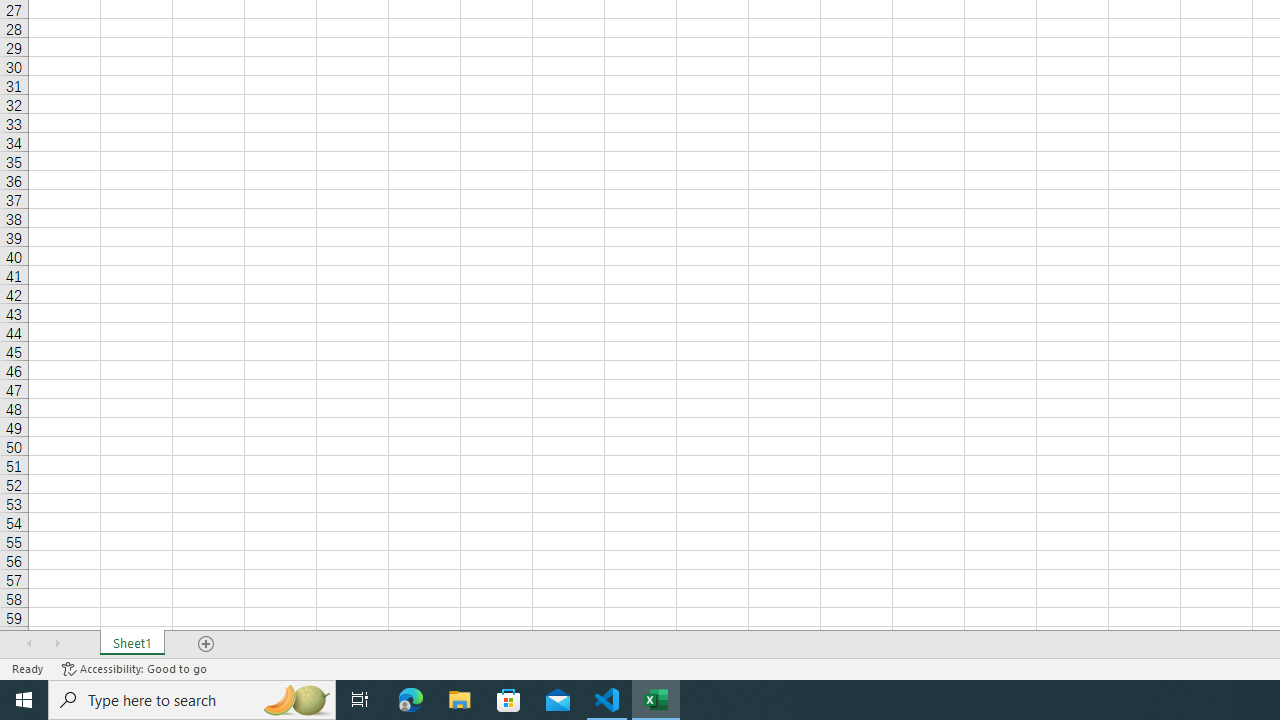  Describe the element at coordinates (133, 669) in the screenshot. I see `'Accessibility Checker Accessibility: Good to go'` at that location.